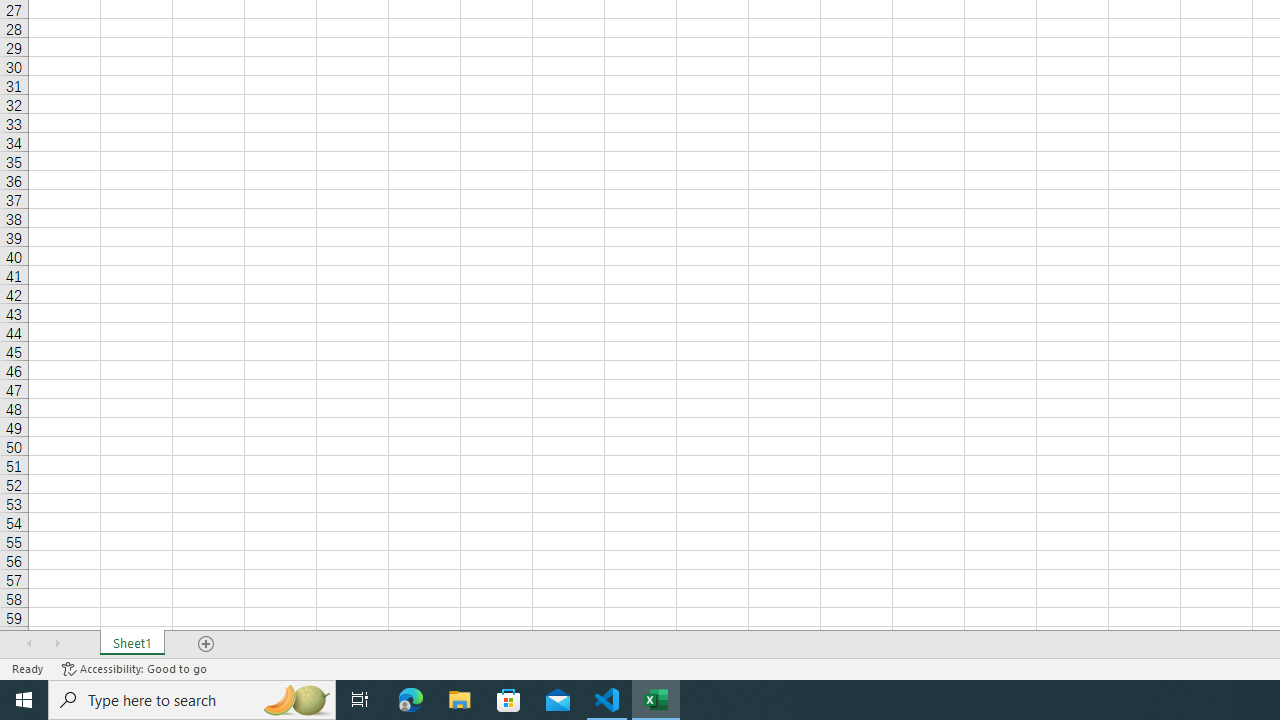  Describe the element at coordinates (133, 669) in the screenshot. I see `'Accessibility Checker Accessibility: Good to go'` at that location.